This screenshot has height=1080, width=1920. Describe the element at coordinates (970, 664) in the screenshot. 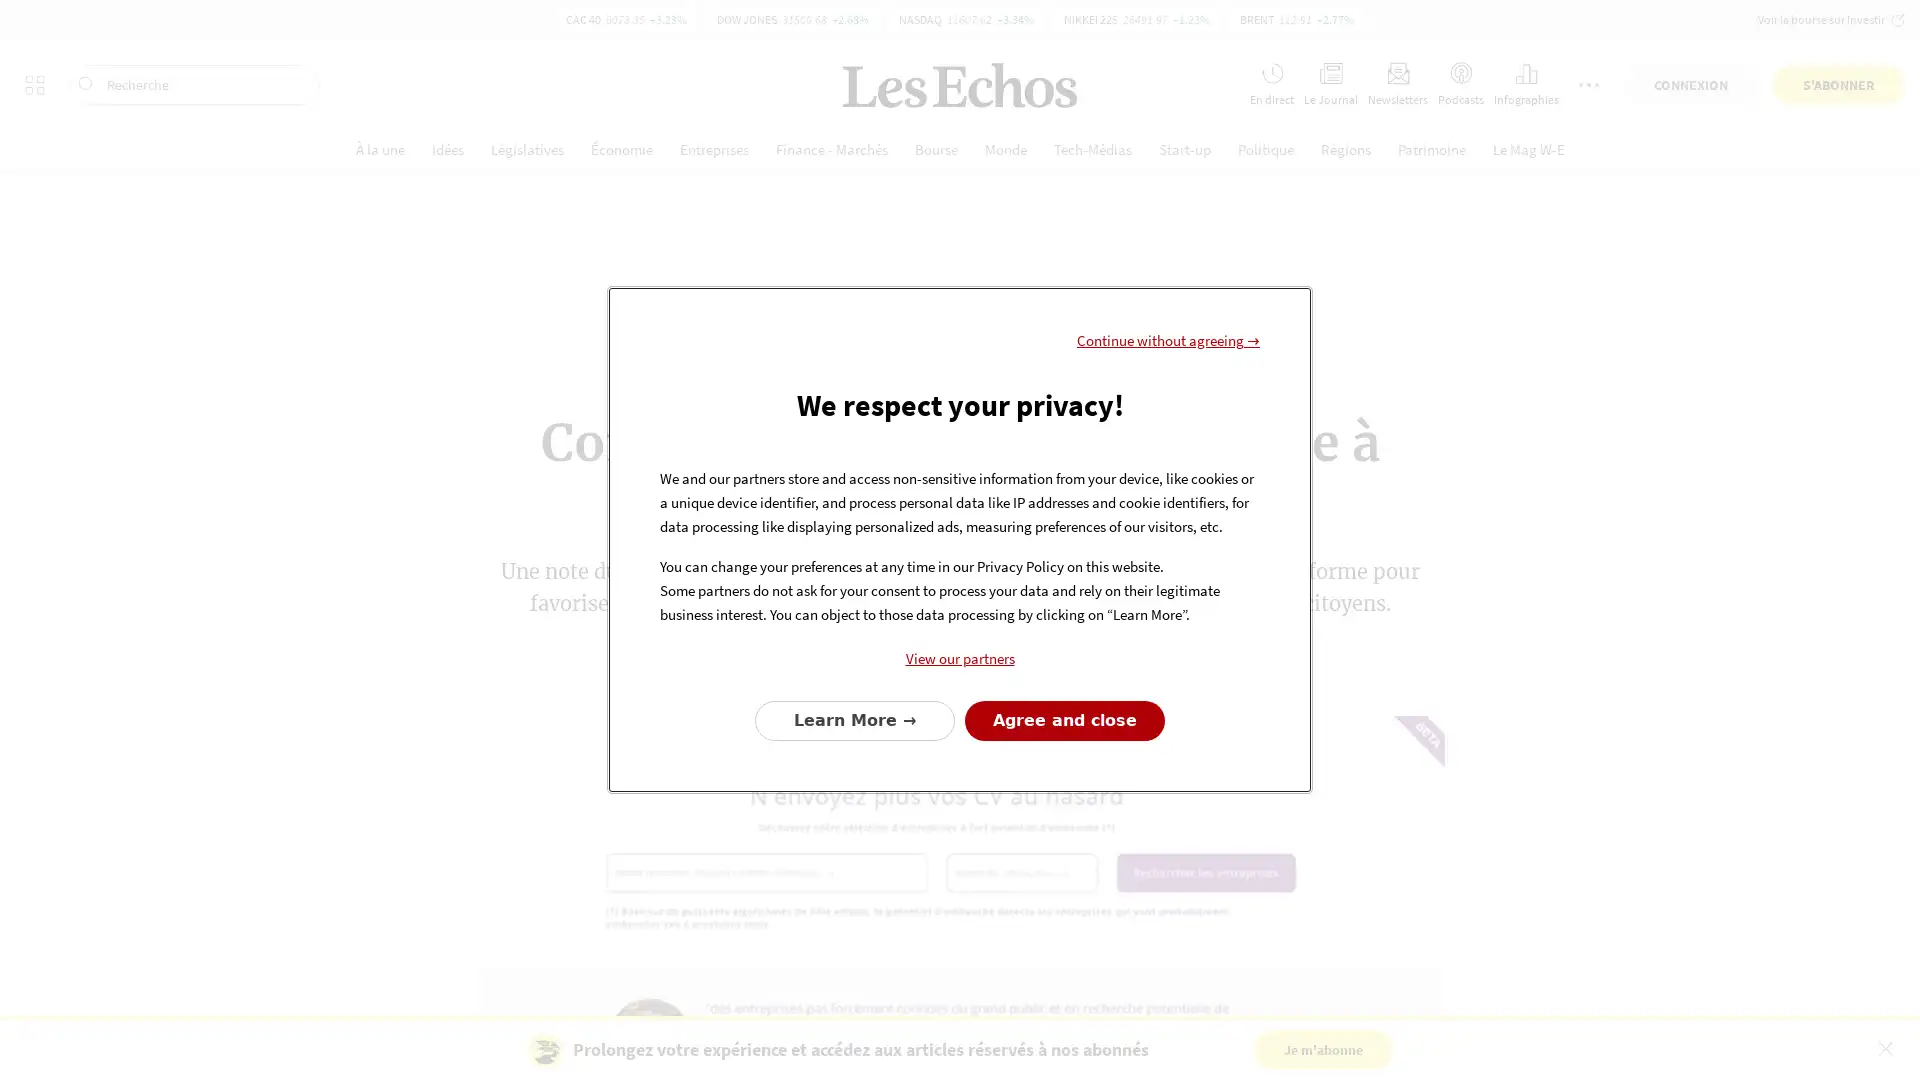

I see `Partager` at that location.